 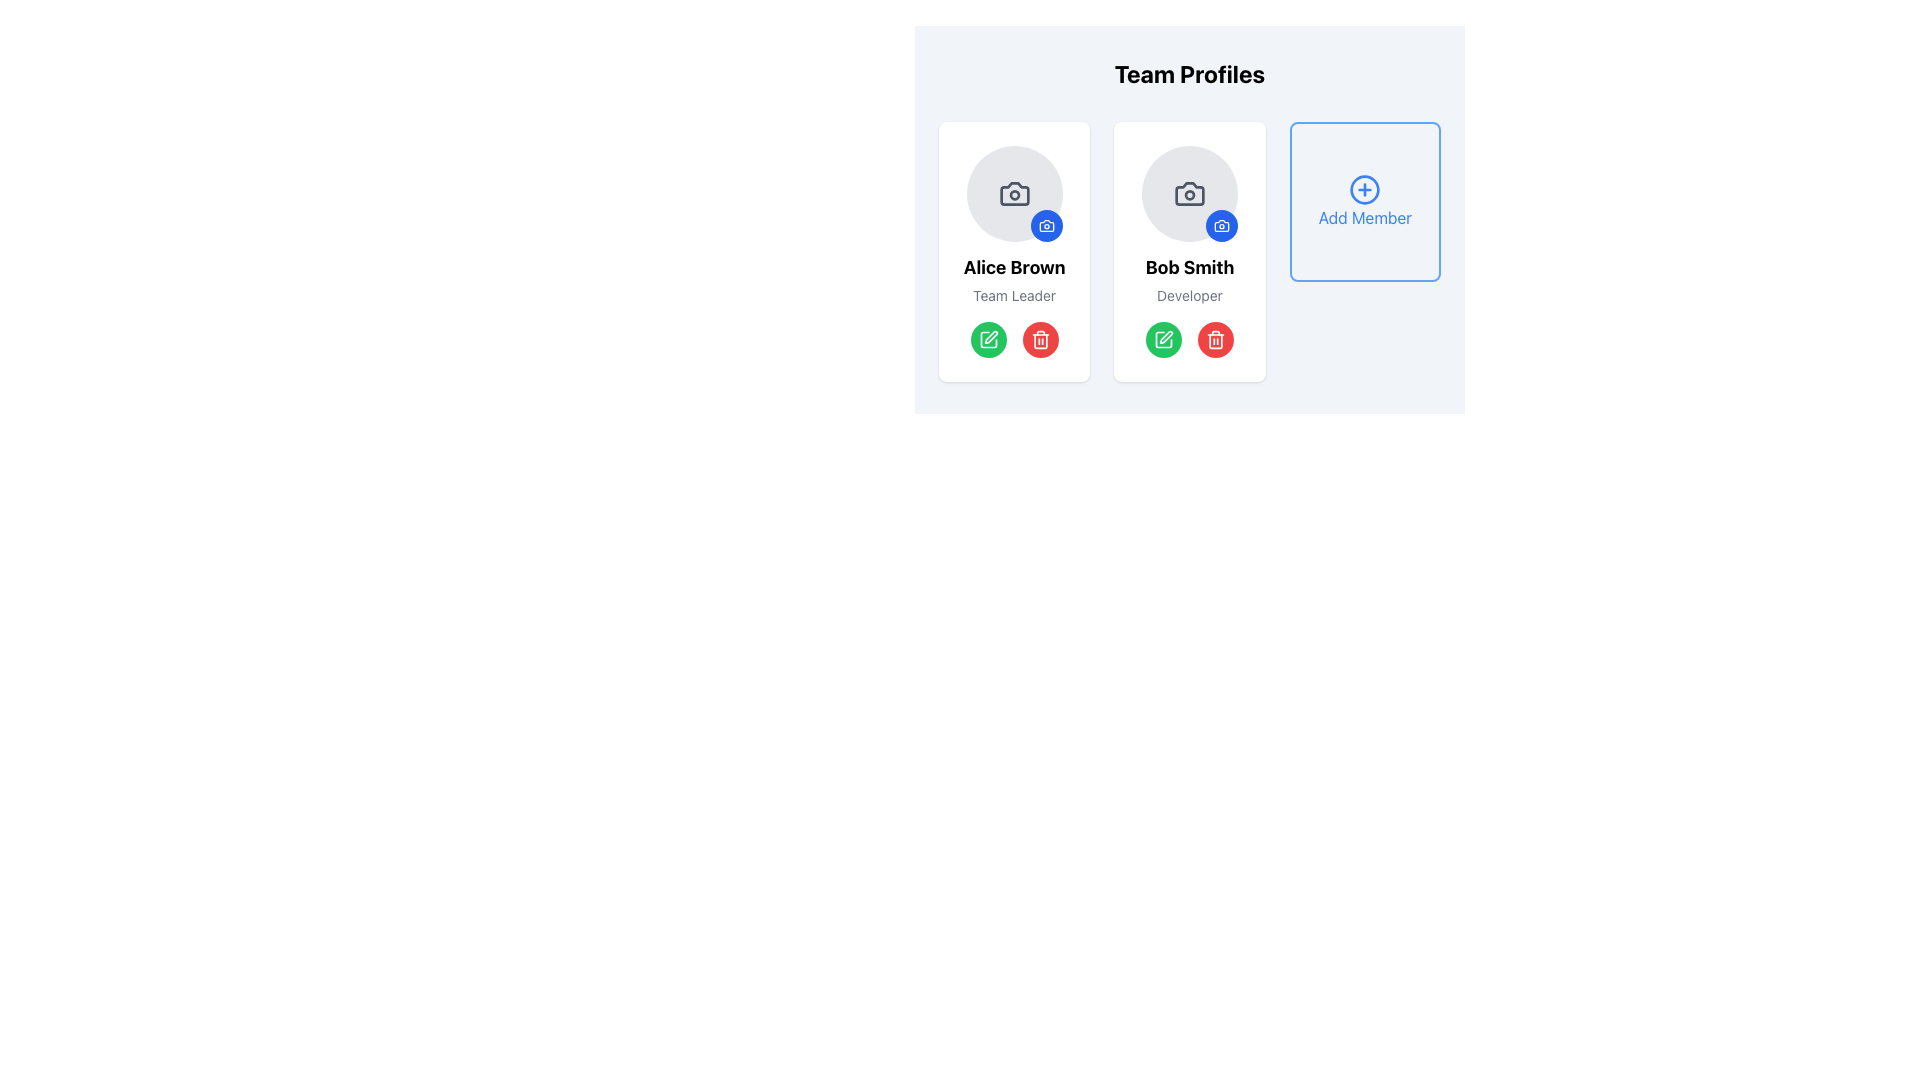 I want to click on the green circular edit button with a white pen symbol located in the lower-left corner of Bob Smith's profile card to initiate editing, so click(x=1163, y=338).